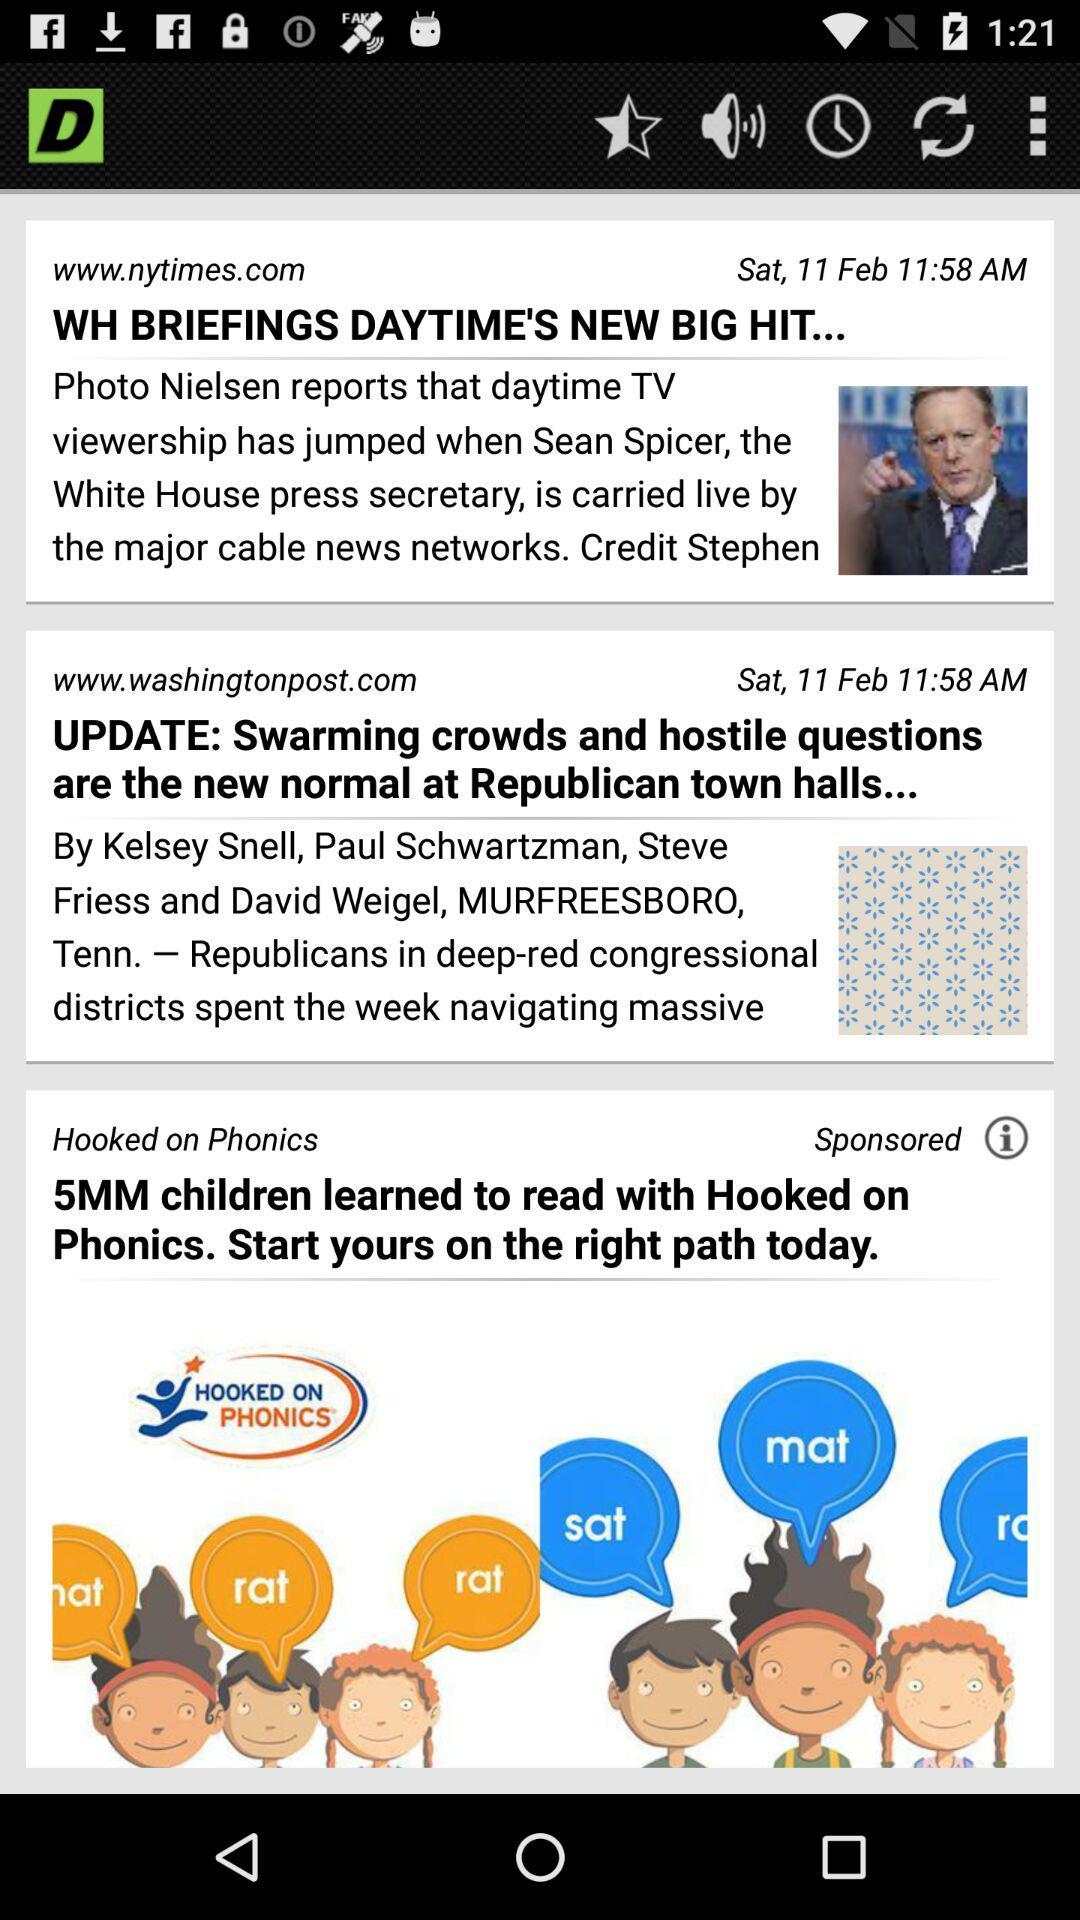 The height and width of the screenshot is (1920, 1080). I want to click on the conent, so click(540, 1549).